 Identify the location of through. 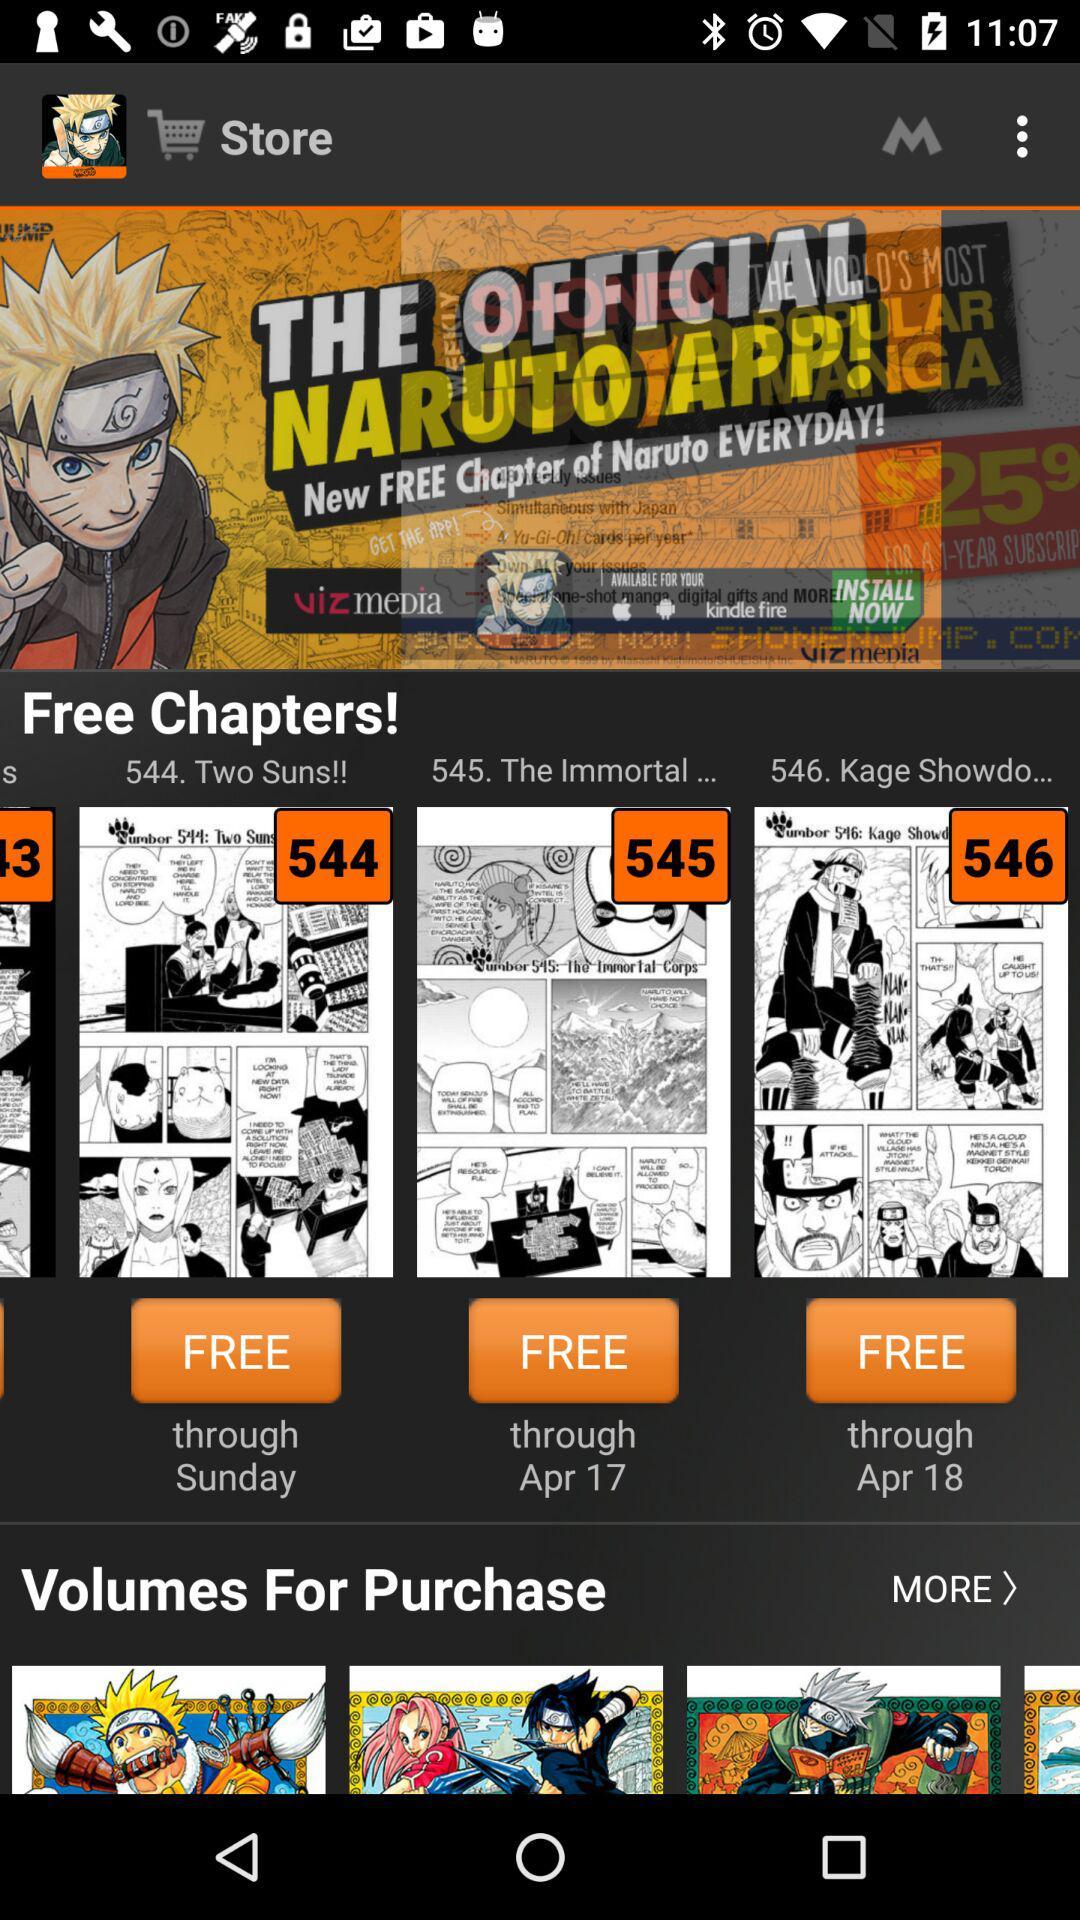
(234, 1454).